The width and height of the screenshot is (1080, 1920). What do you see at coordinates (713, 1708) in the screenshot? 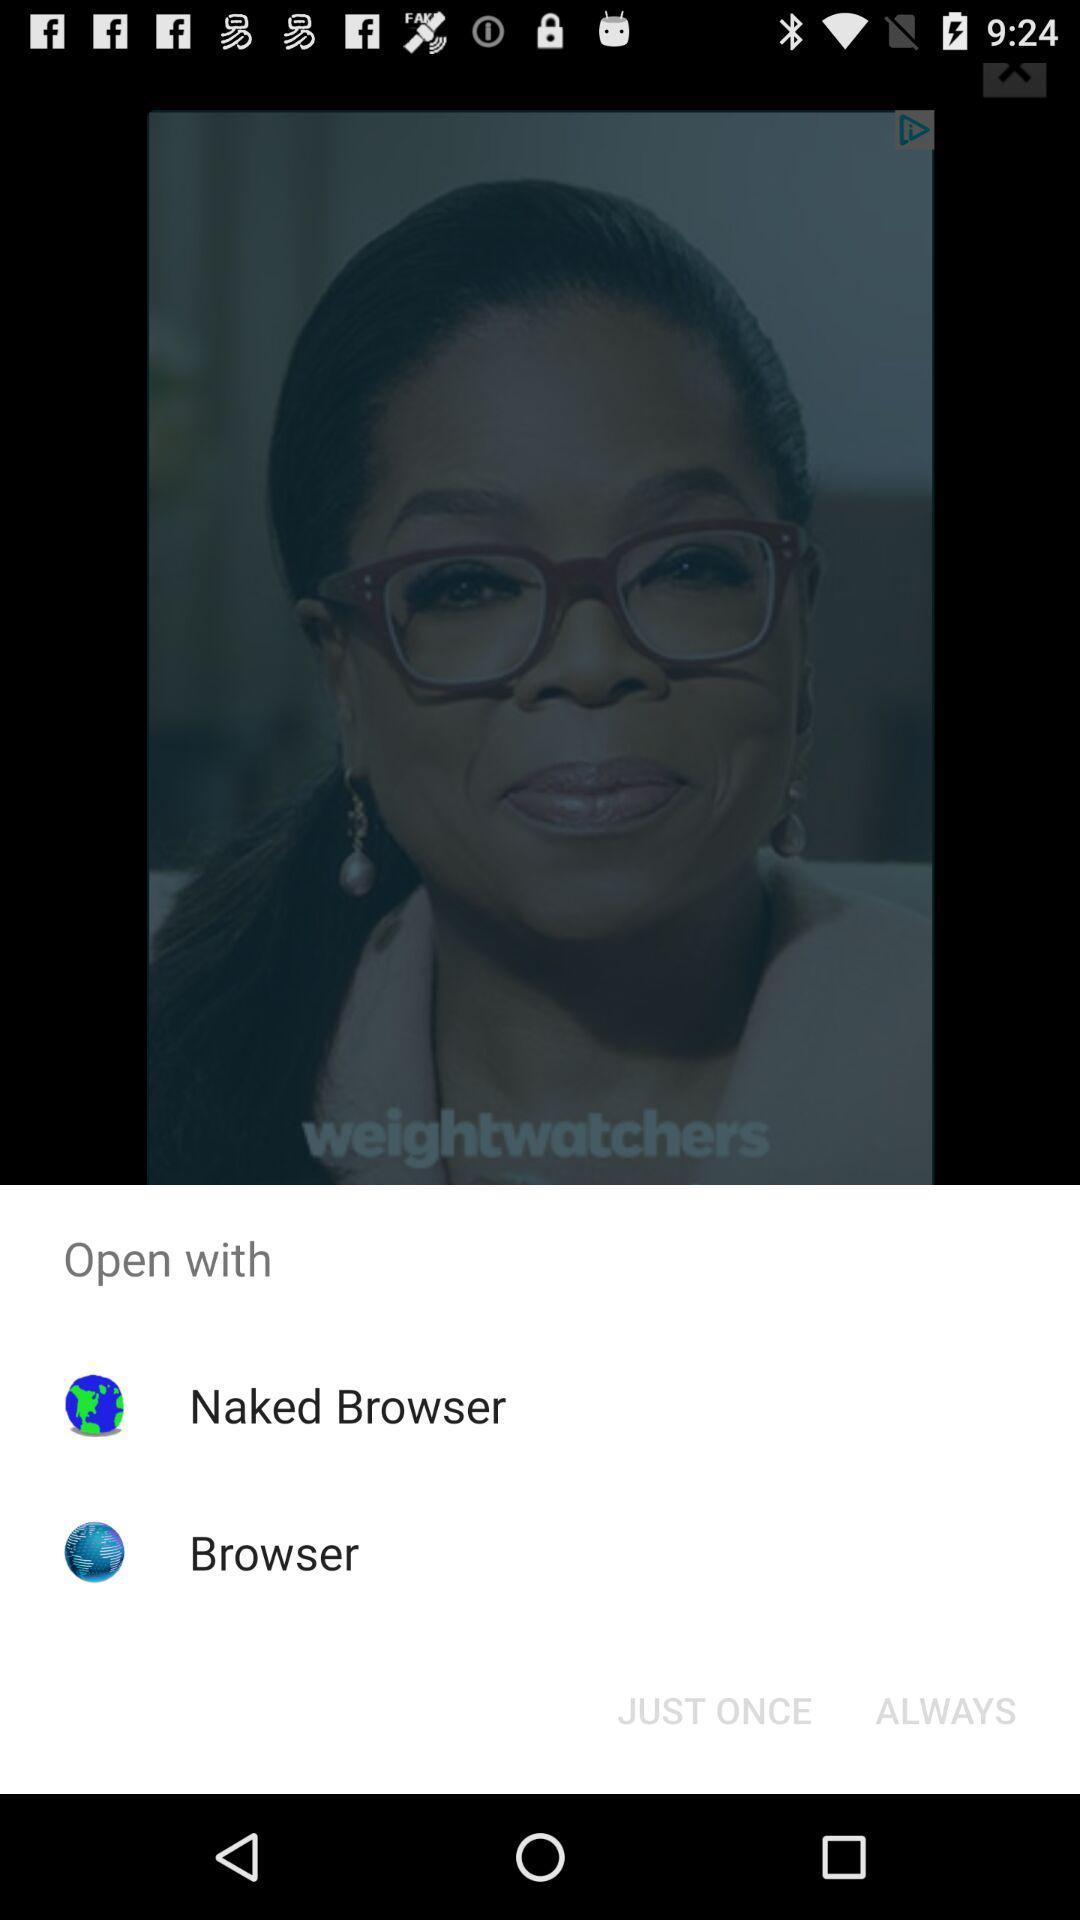
I see `the icon below open with item` at bounding box center [713, 1708].